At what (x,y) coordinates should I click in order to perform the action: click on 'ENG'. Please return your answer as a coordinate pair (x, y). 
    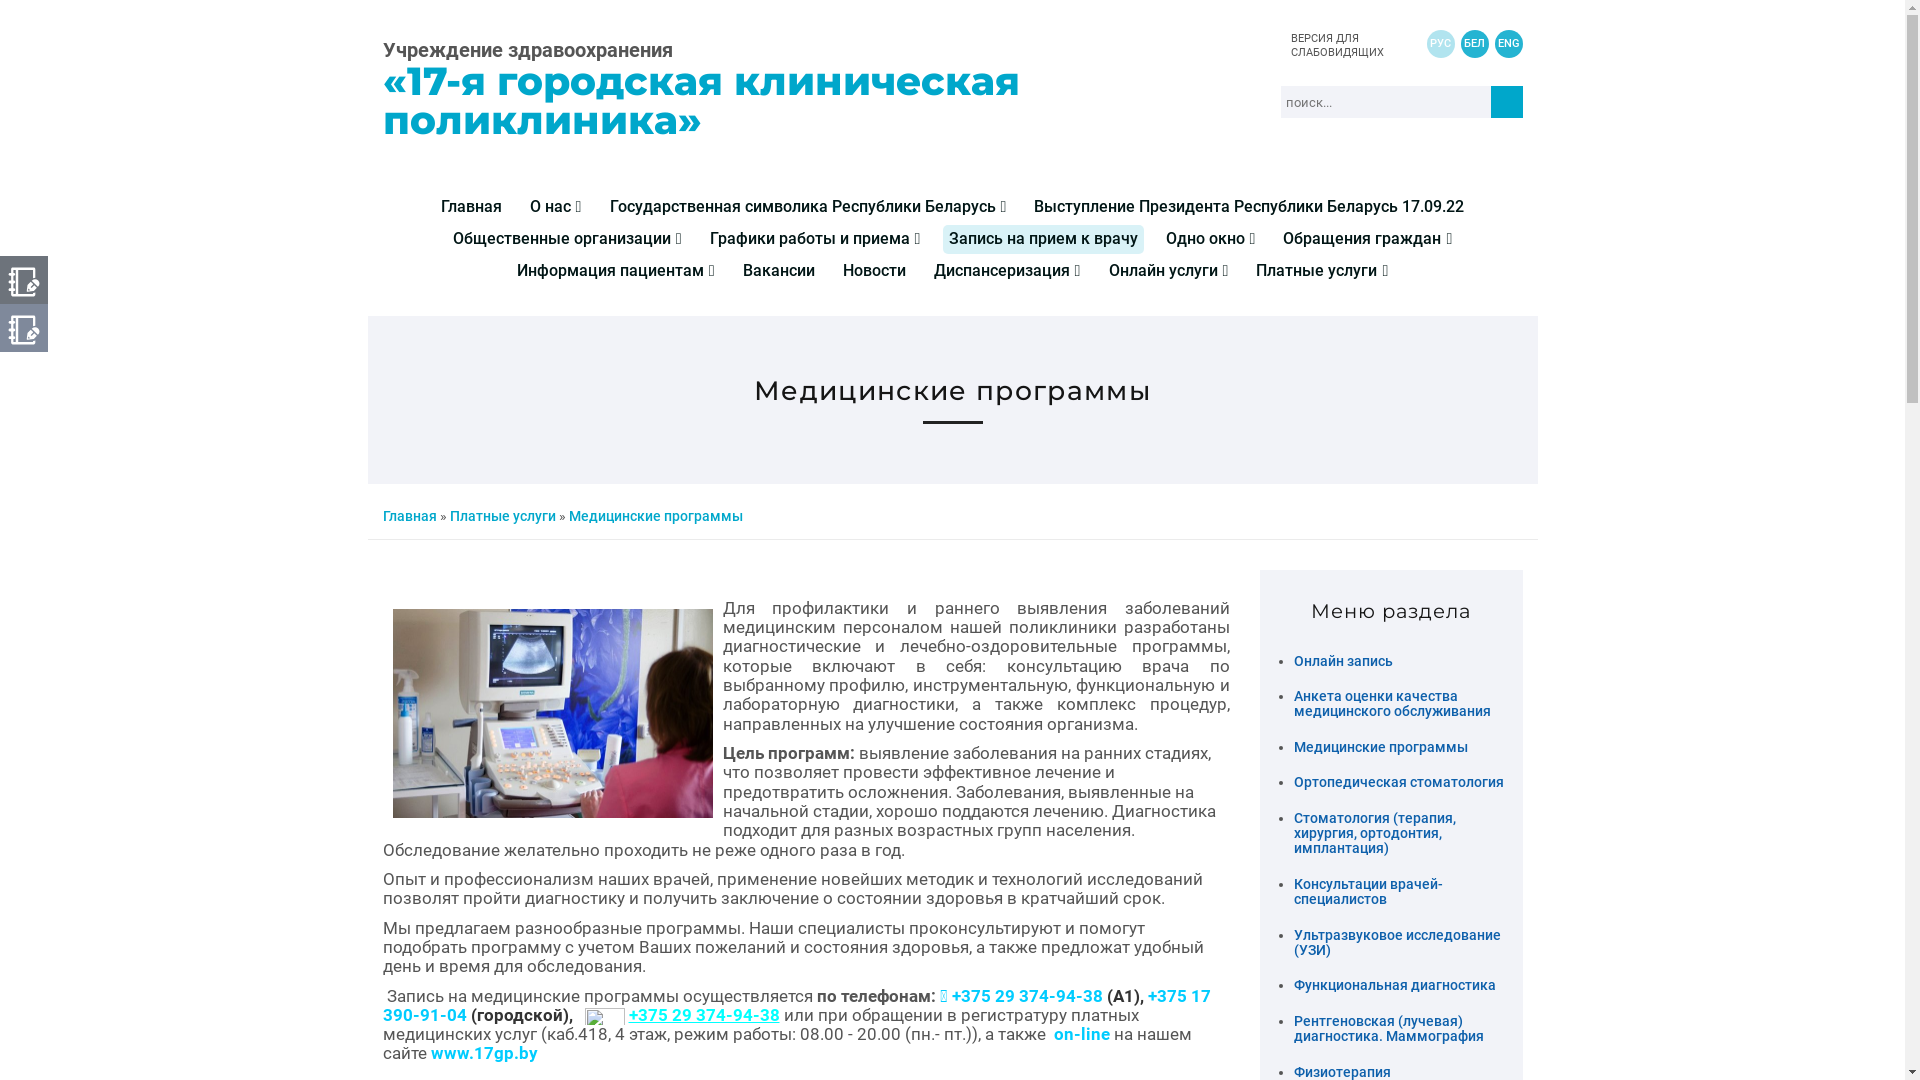
    Looking at the image, I should click on (1507, 52).